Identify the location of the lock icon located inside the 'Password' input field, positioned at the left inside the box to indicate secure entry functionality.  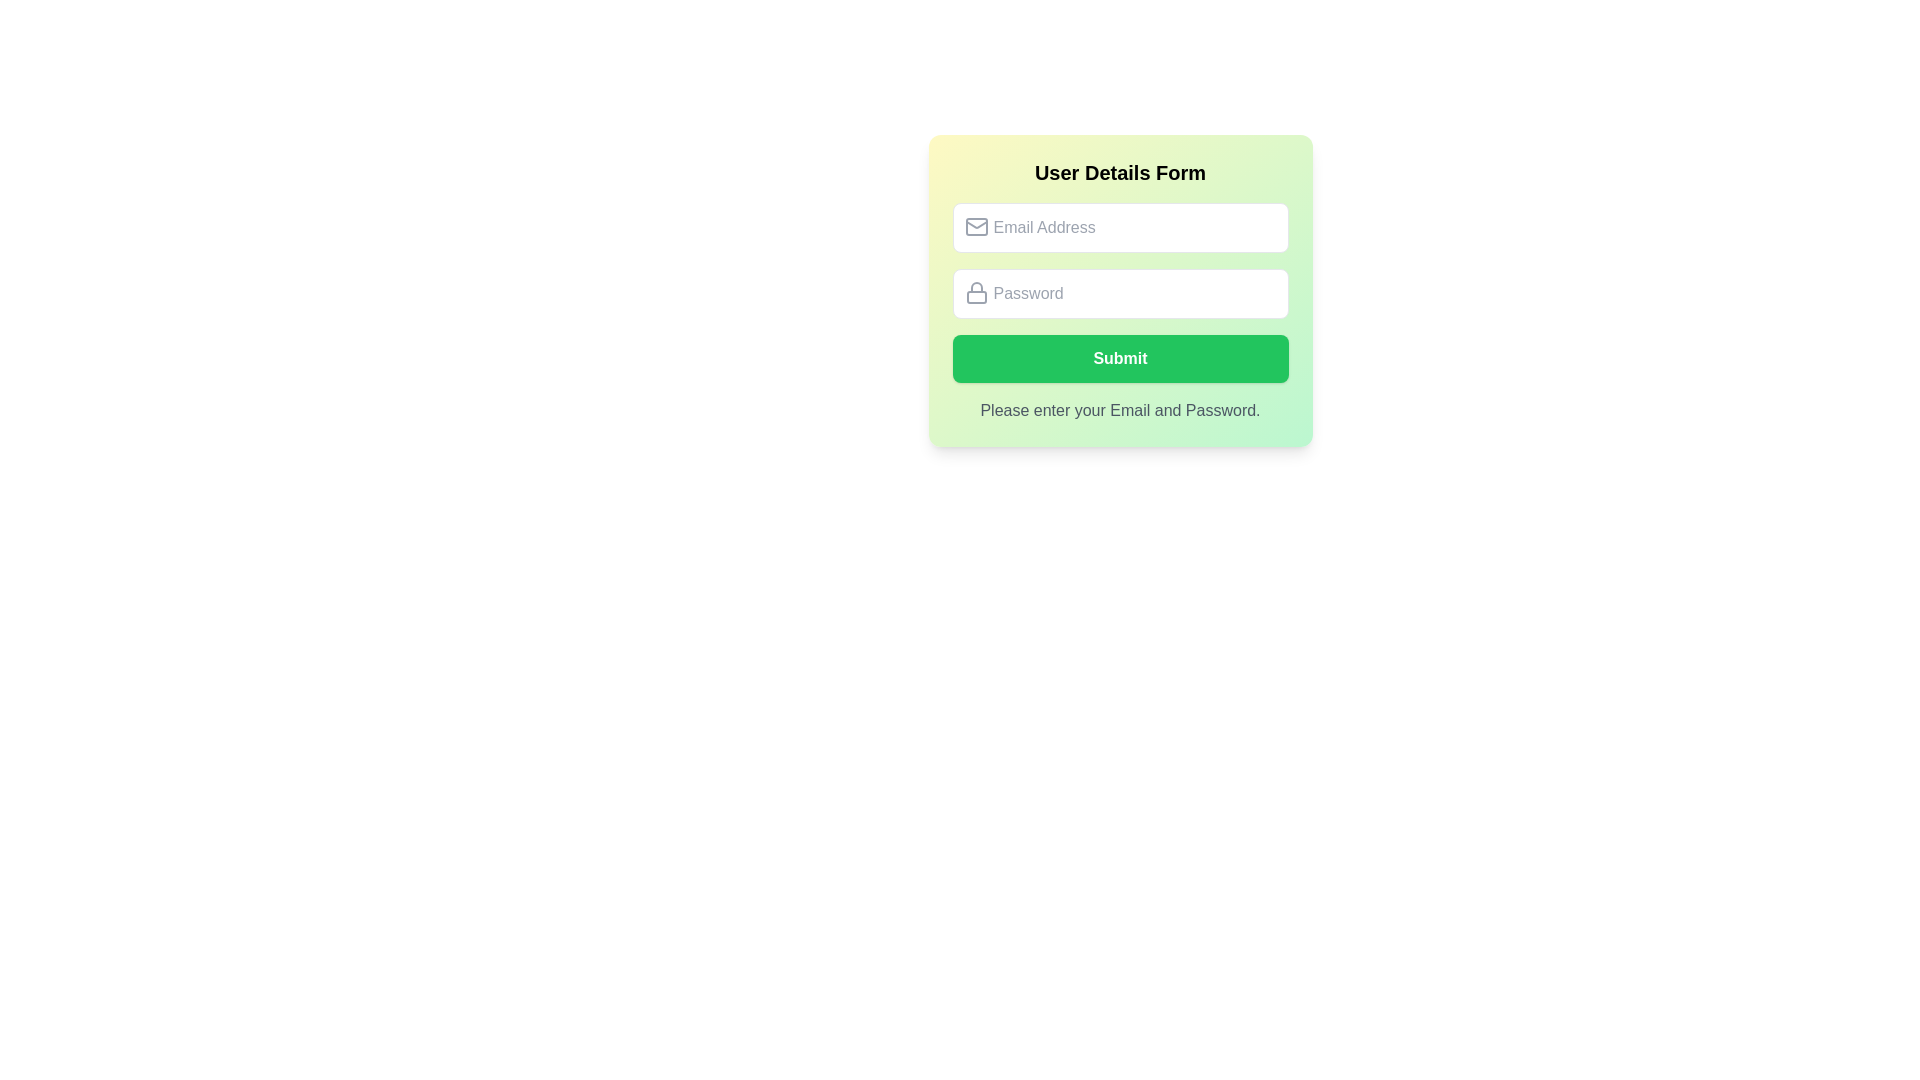
(976, 293).